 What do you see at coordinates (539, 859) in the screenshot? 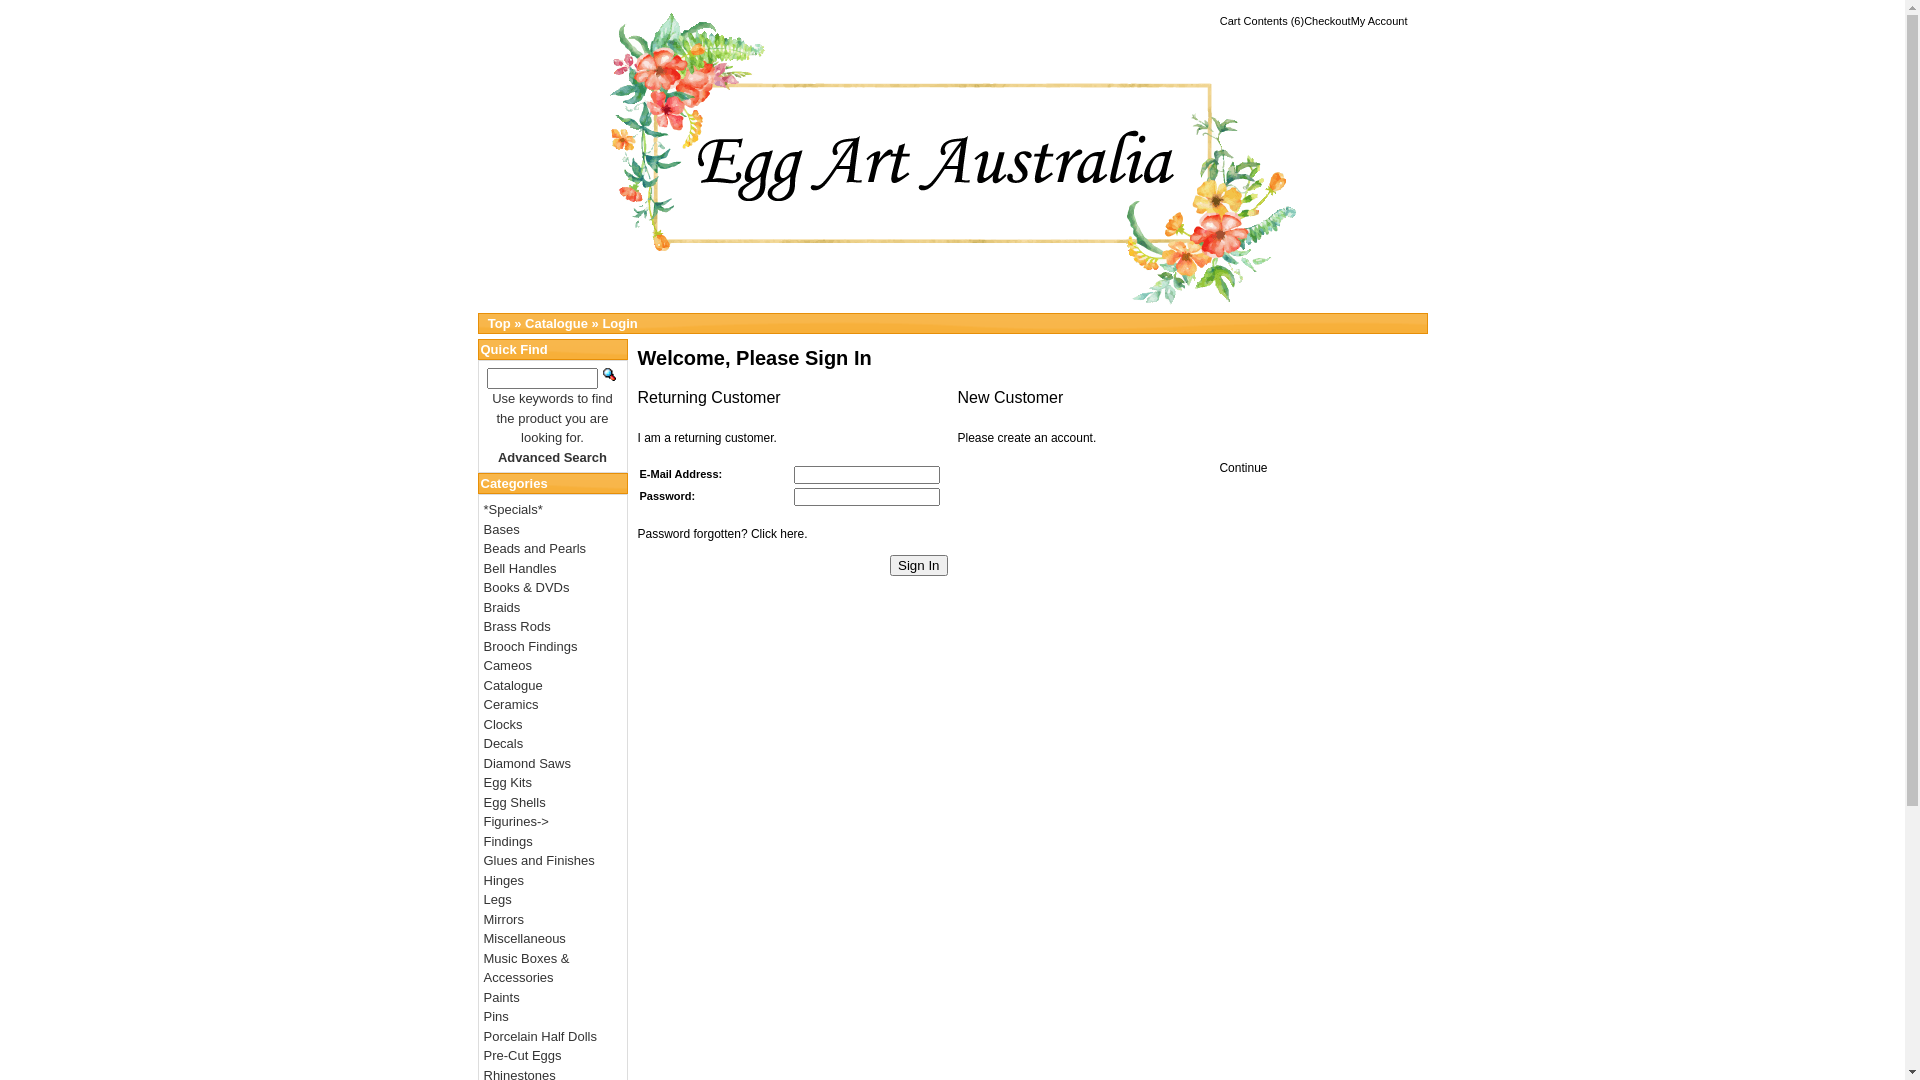
I see `'Glues and Finishes'` at bounding box center [539, 859].